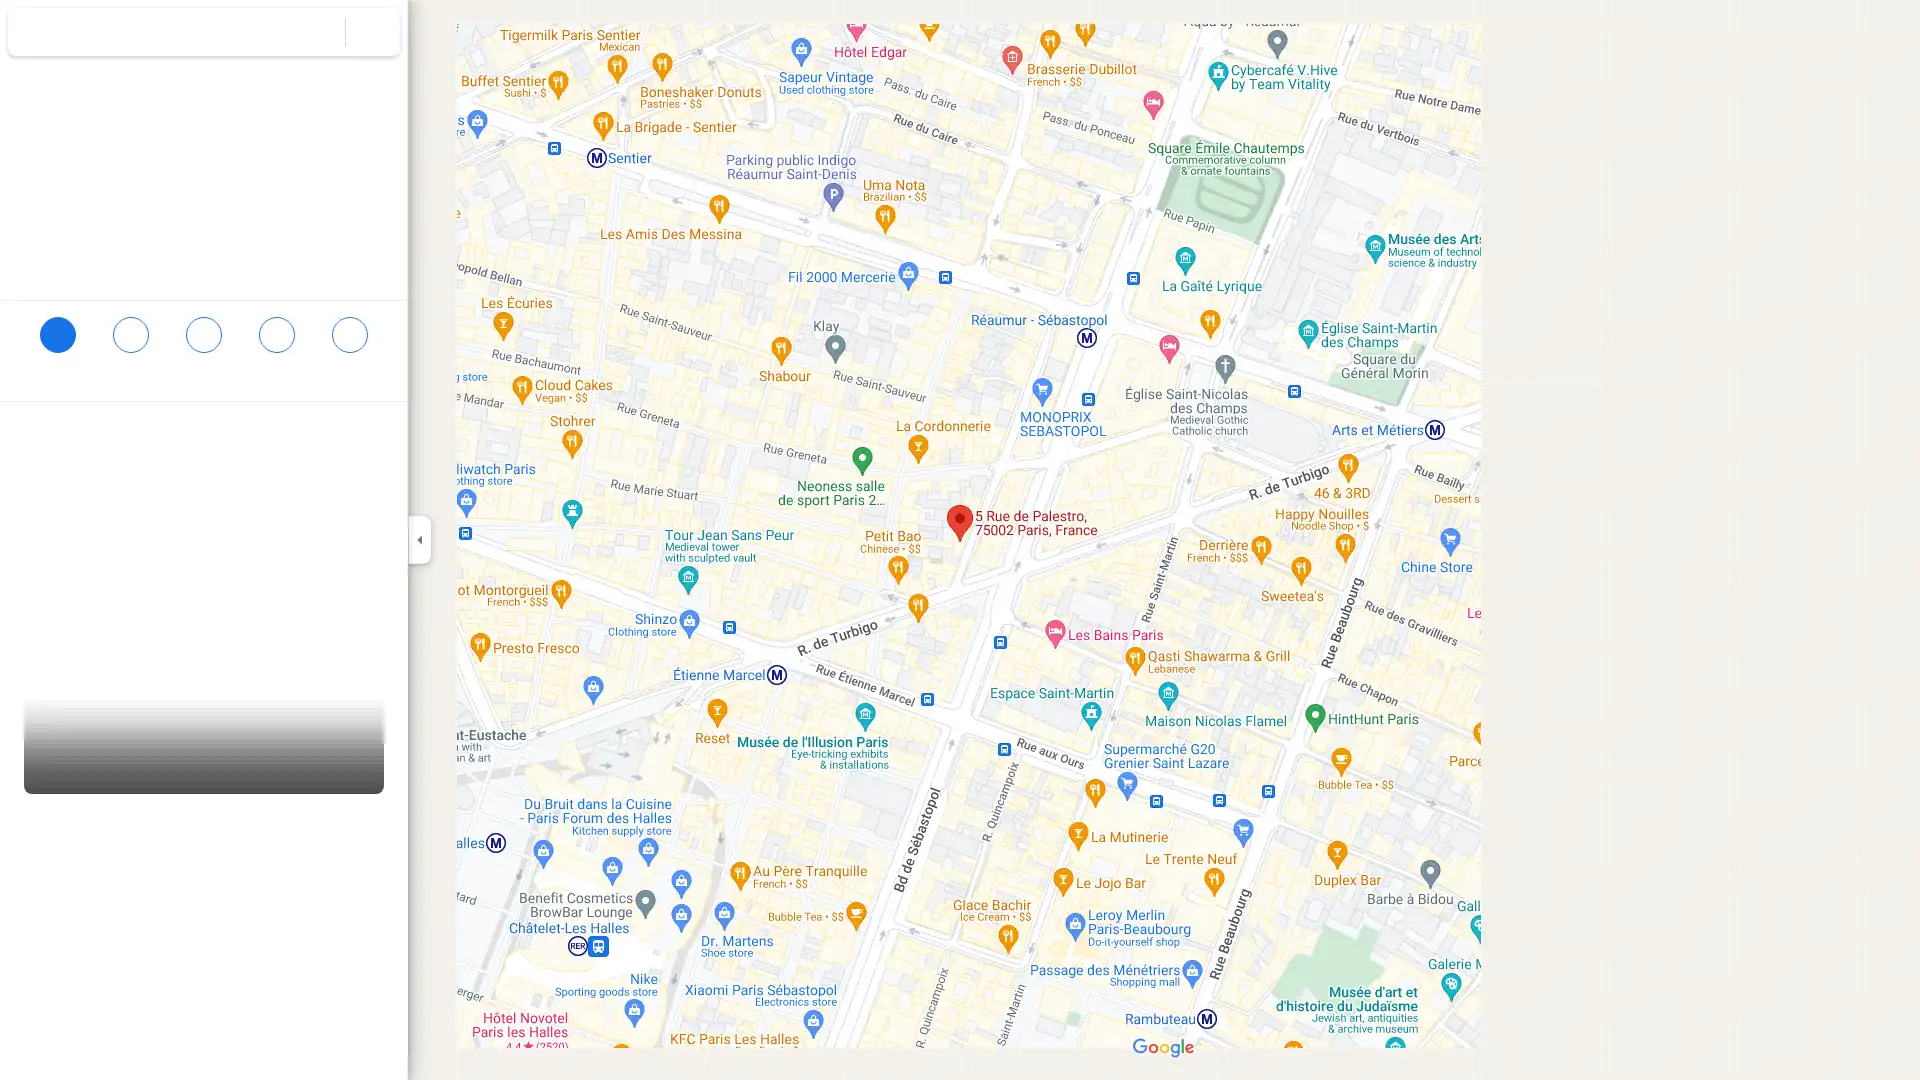 The height and width of the screenshot is (1080, 1920). Describe the element at coordinates (204, 733) in the screenshot. I see `Street View` at that location.